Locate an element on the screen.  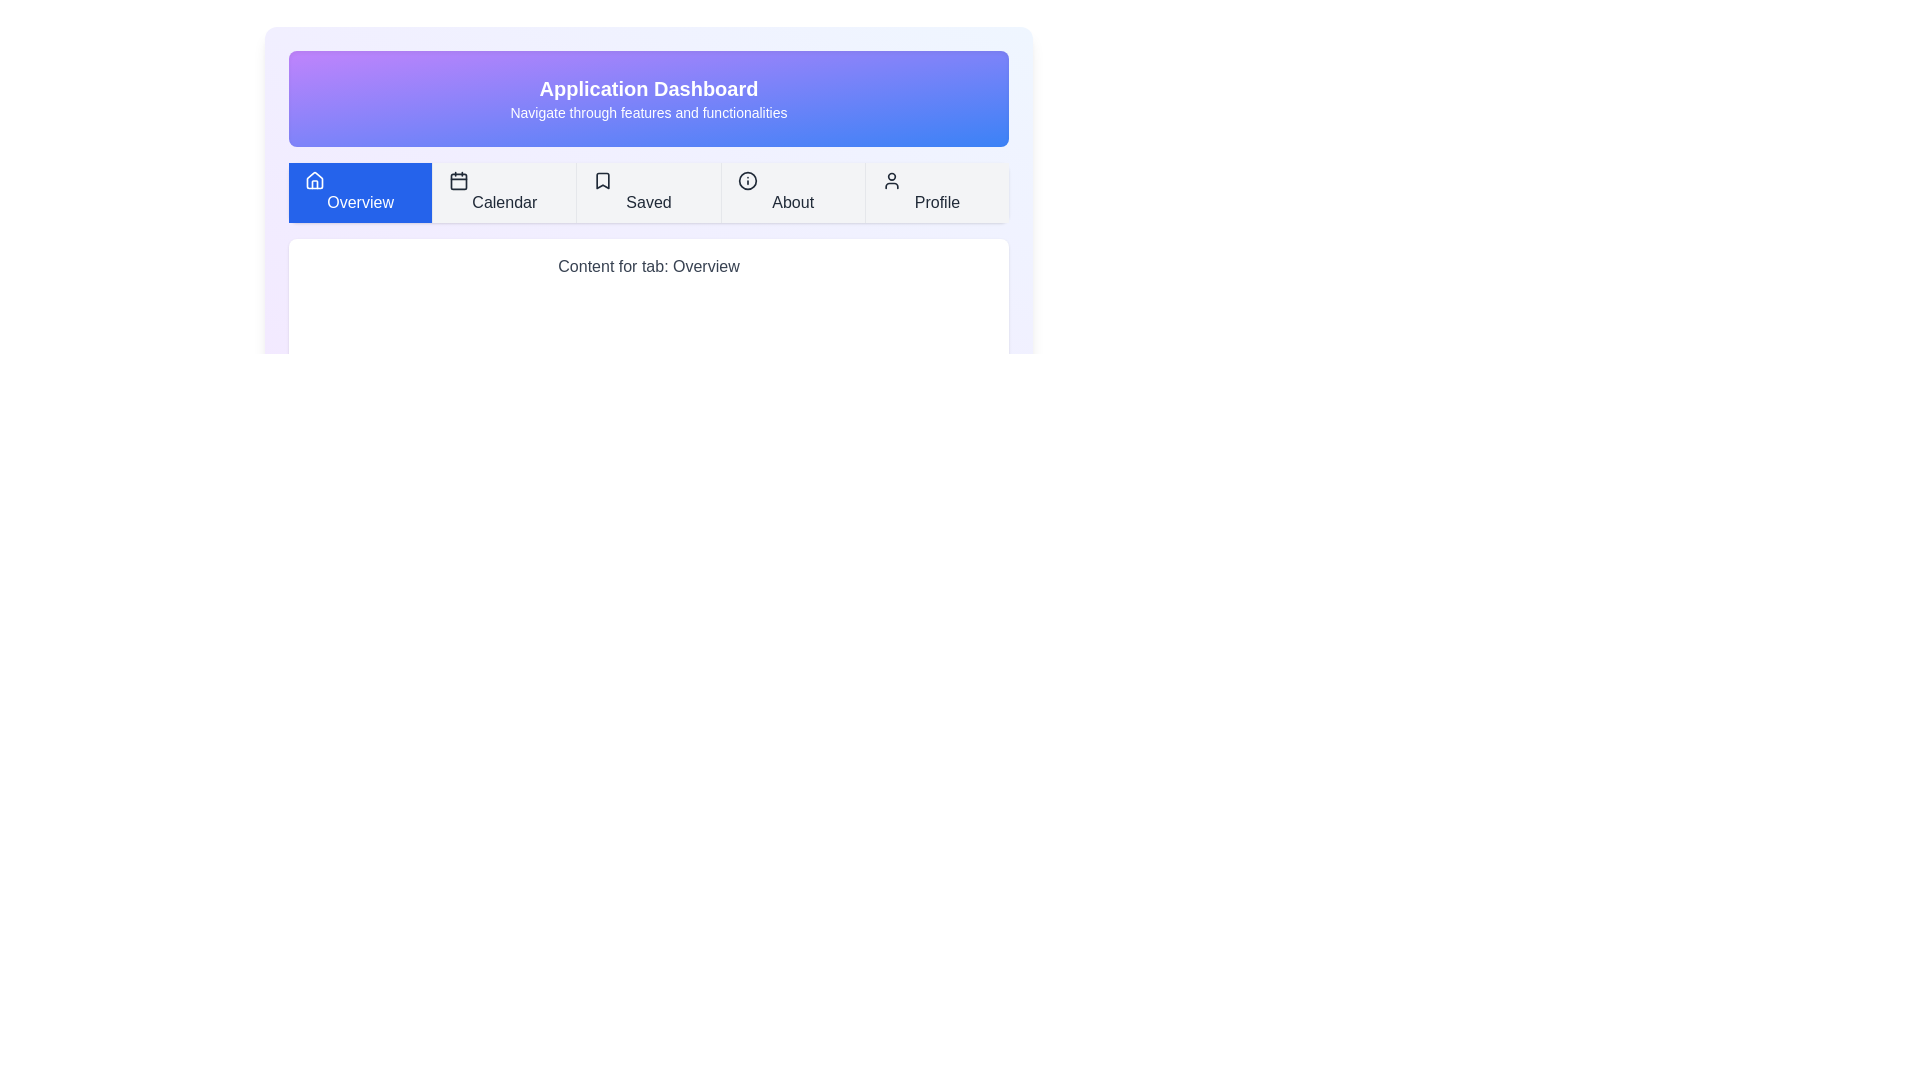
the bookmark icon in the navigation bar, which is represented as an SVG element with a thin stroke, associated with the 'Saved' navigation tab is located at coordinates (602, 181).